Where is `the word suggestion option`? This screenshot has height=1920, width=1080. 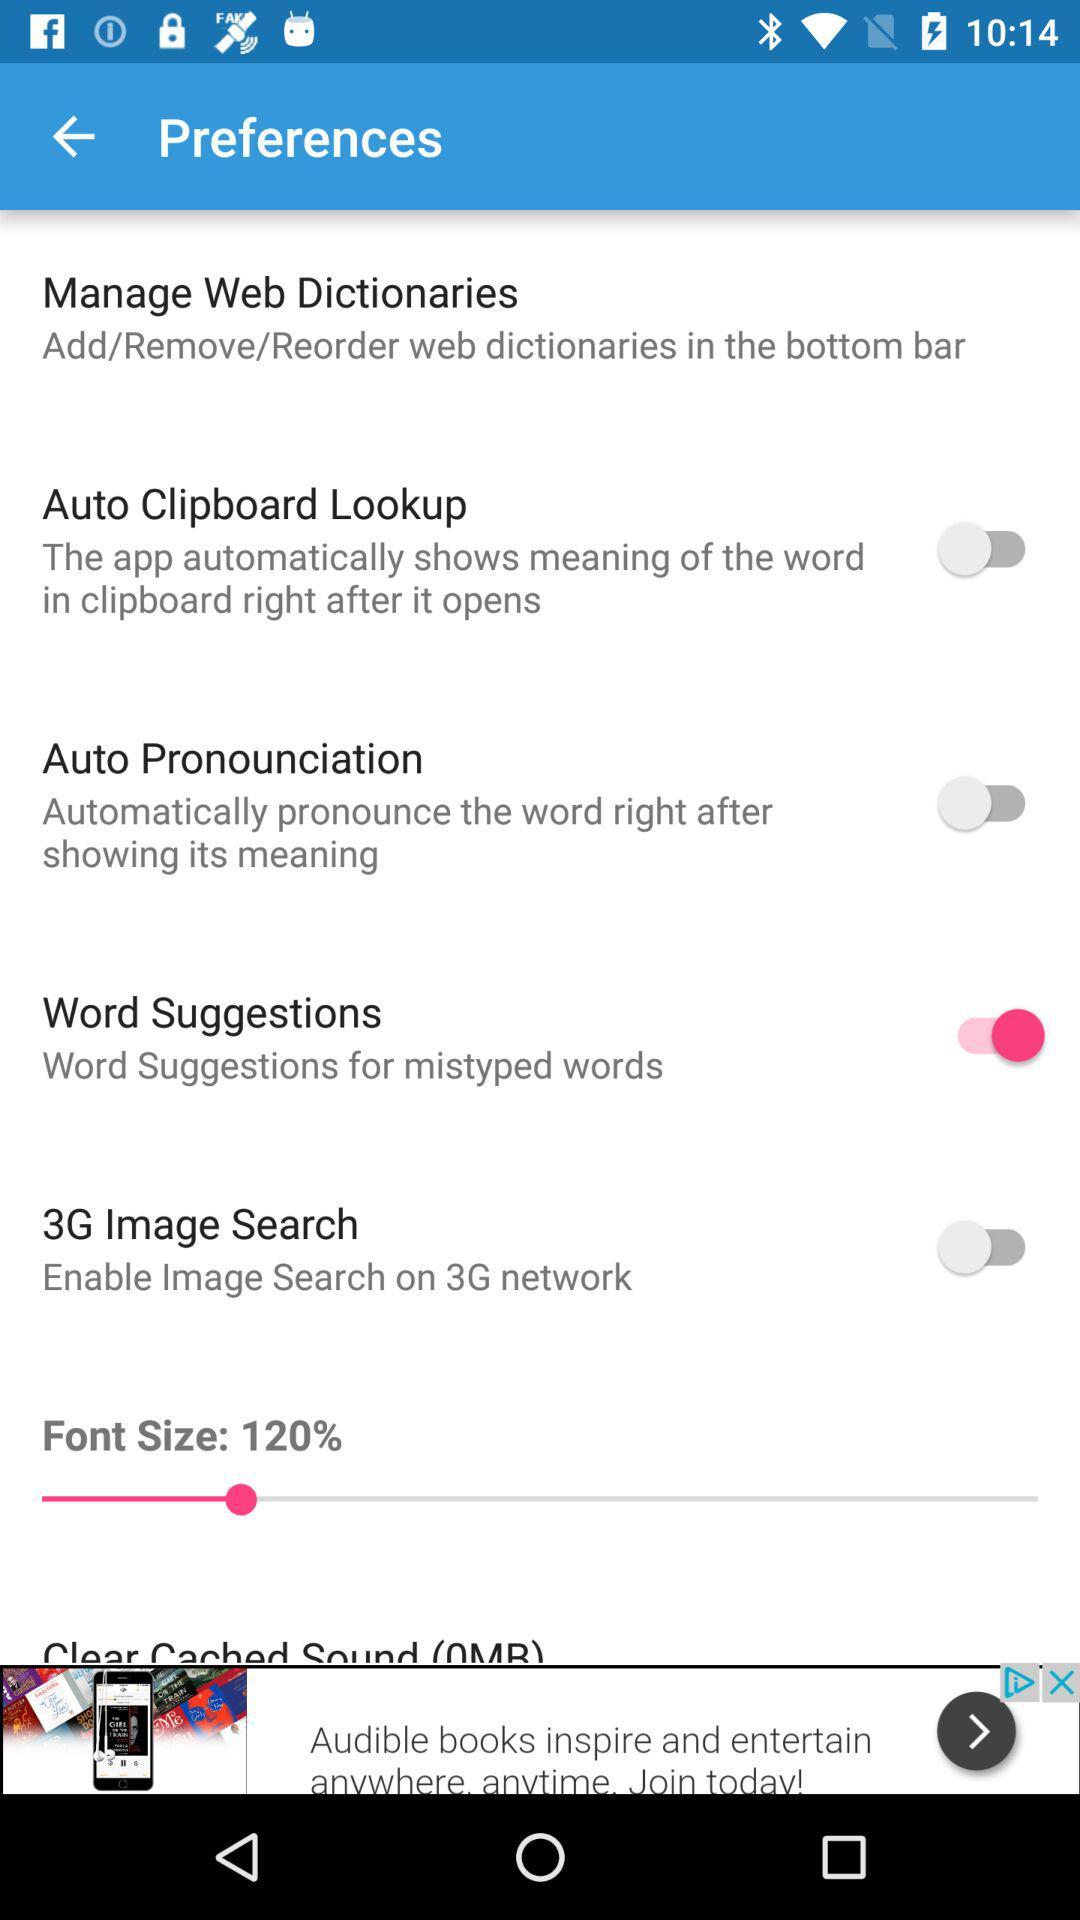
the word suggestion option is located at coordinates (991, 1035).